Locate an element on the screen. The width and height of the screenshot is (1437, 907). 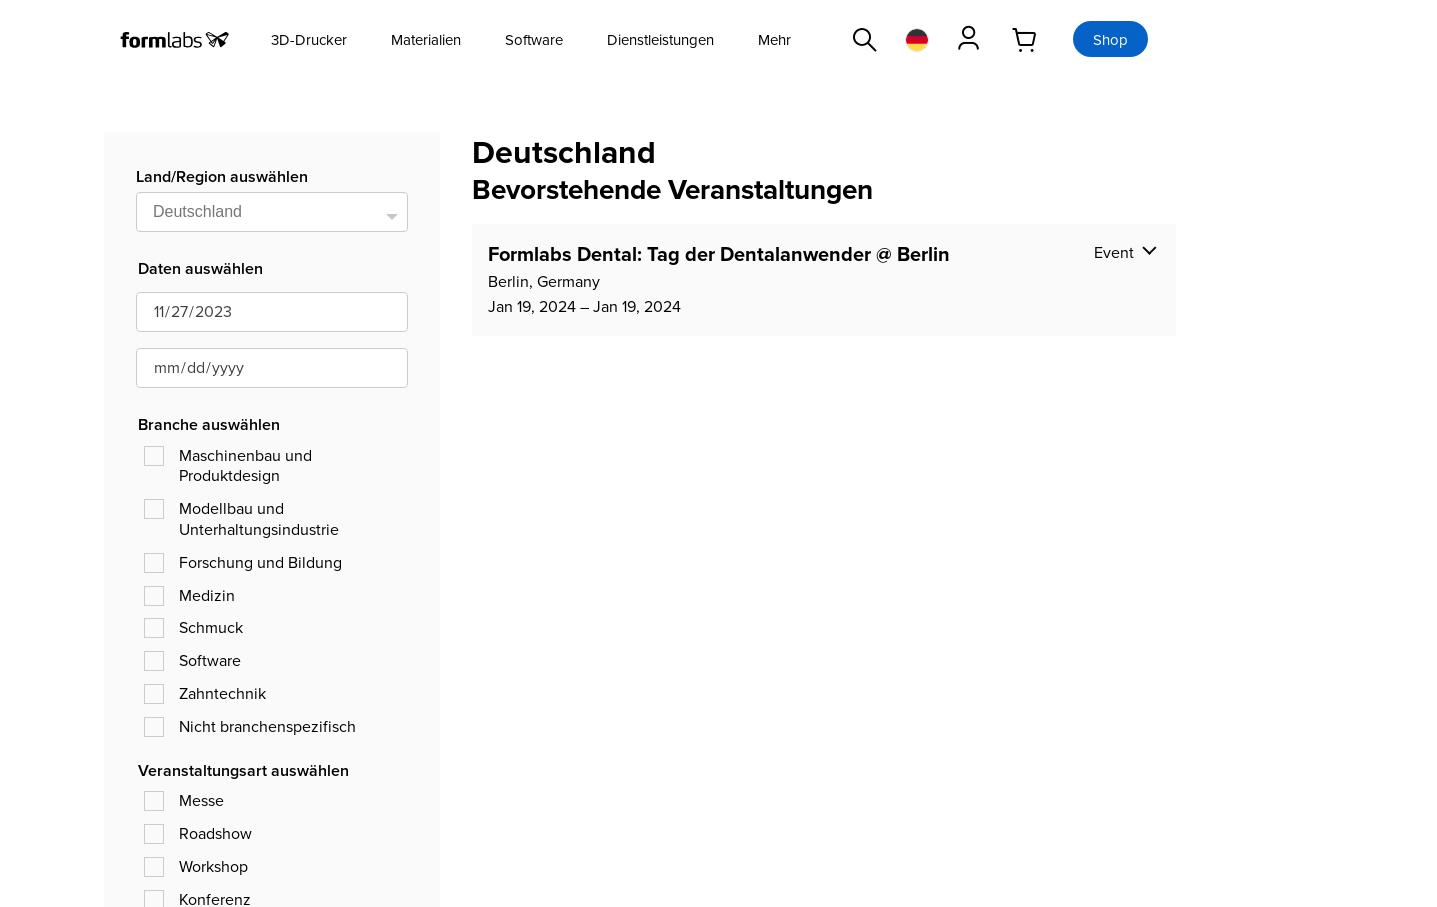
'Messe' is located at coordinates (200, 800).